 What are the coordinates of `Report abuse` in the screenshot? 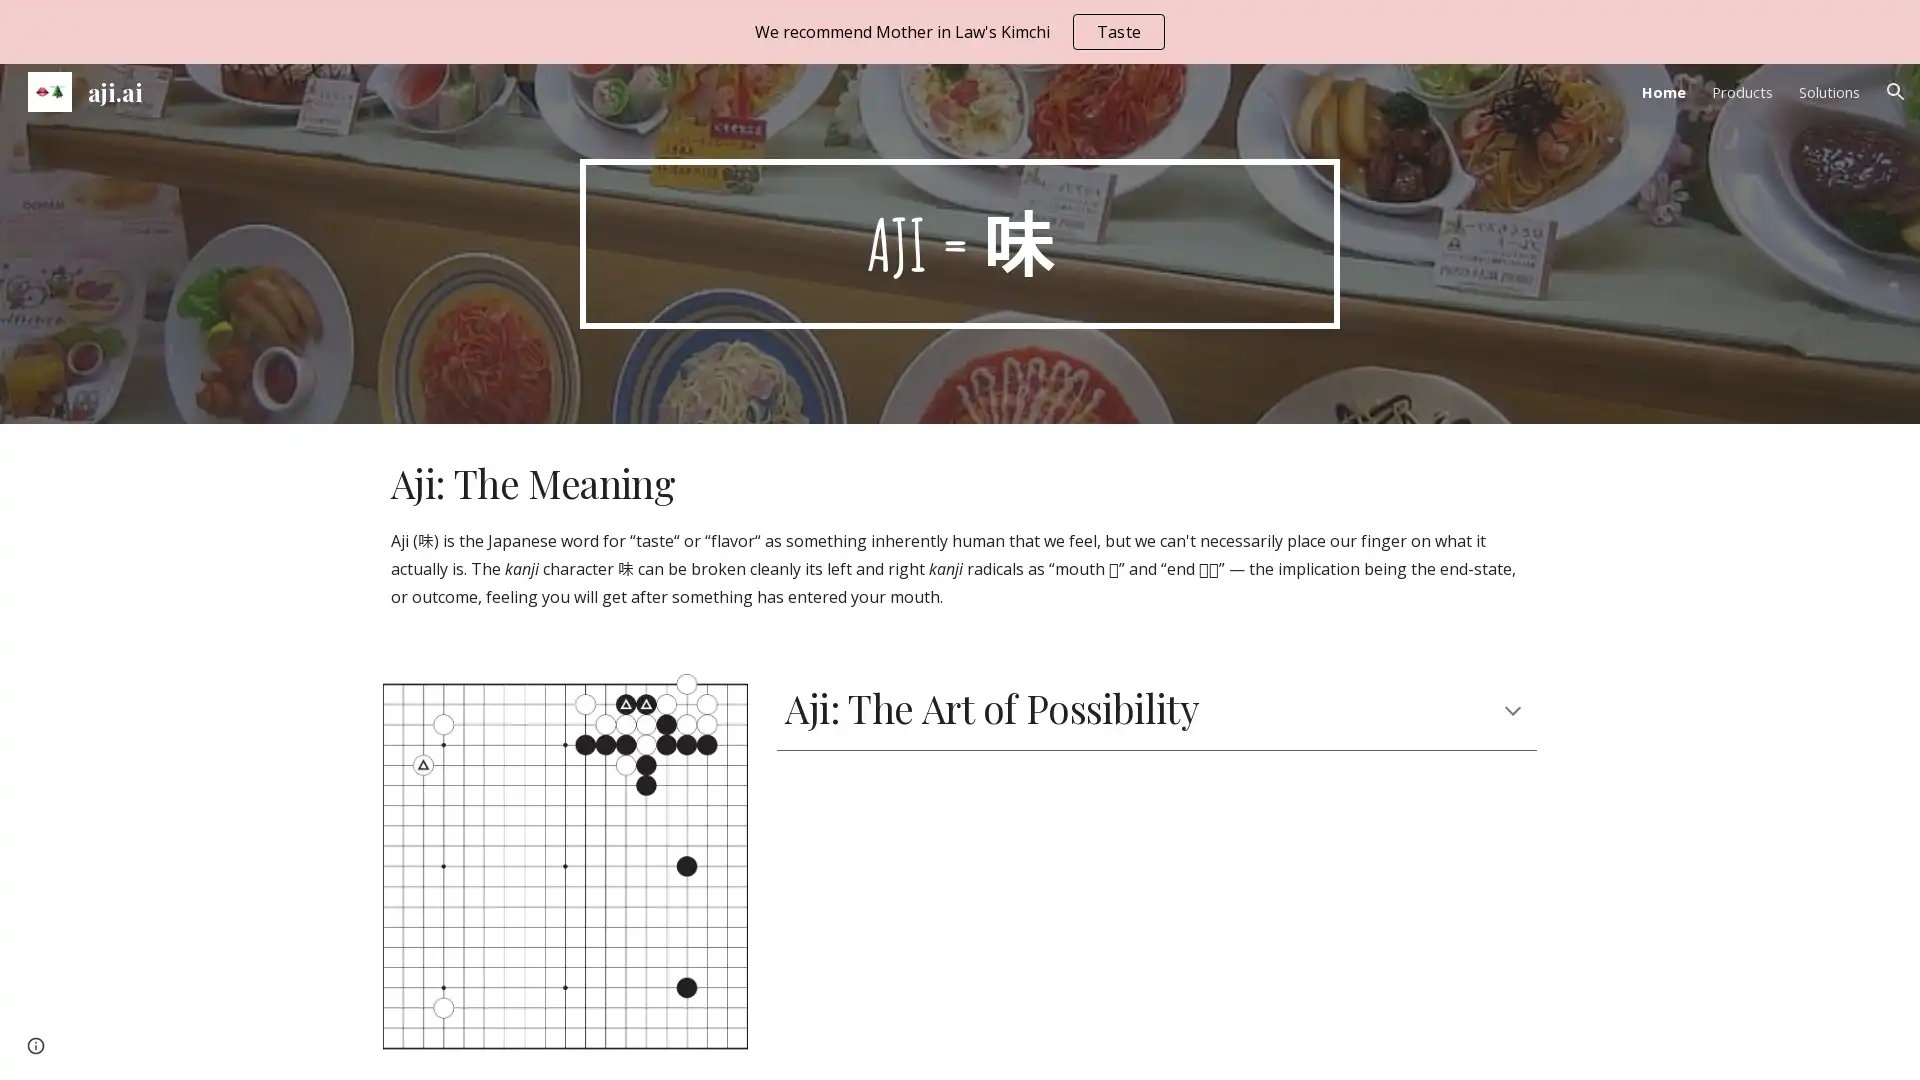 It's located at (156, 1044).